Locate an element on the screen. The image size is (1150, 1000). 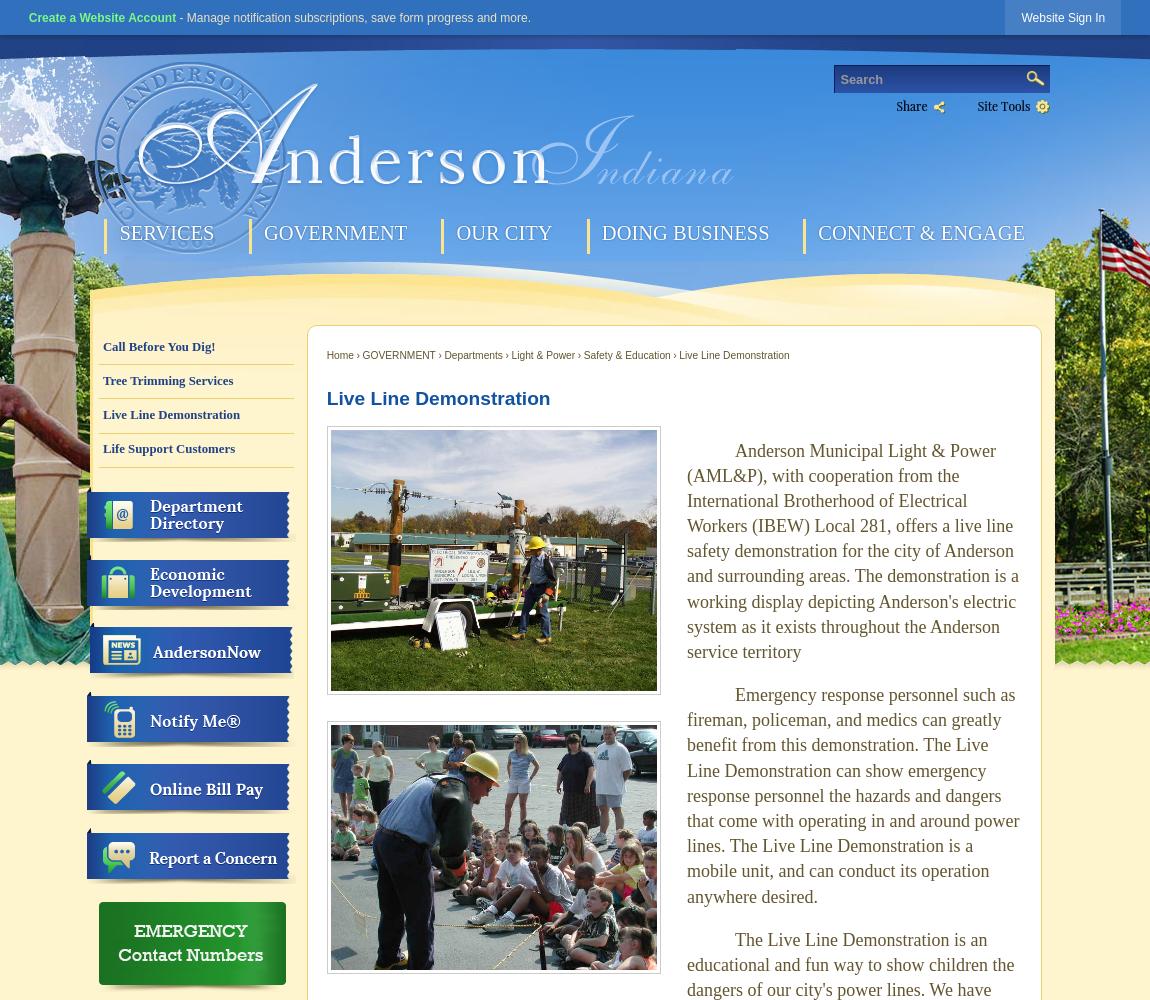
'Life Support Customers' is located at coordinates (167, 448).